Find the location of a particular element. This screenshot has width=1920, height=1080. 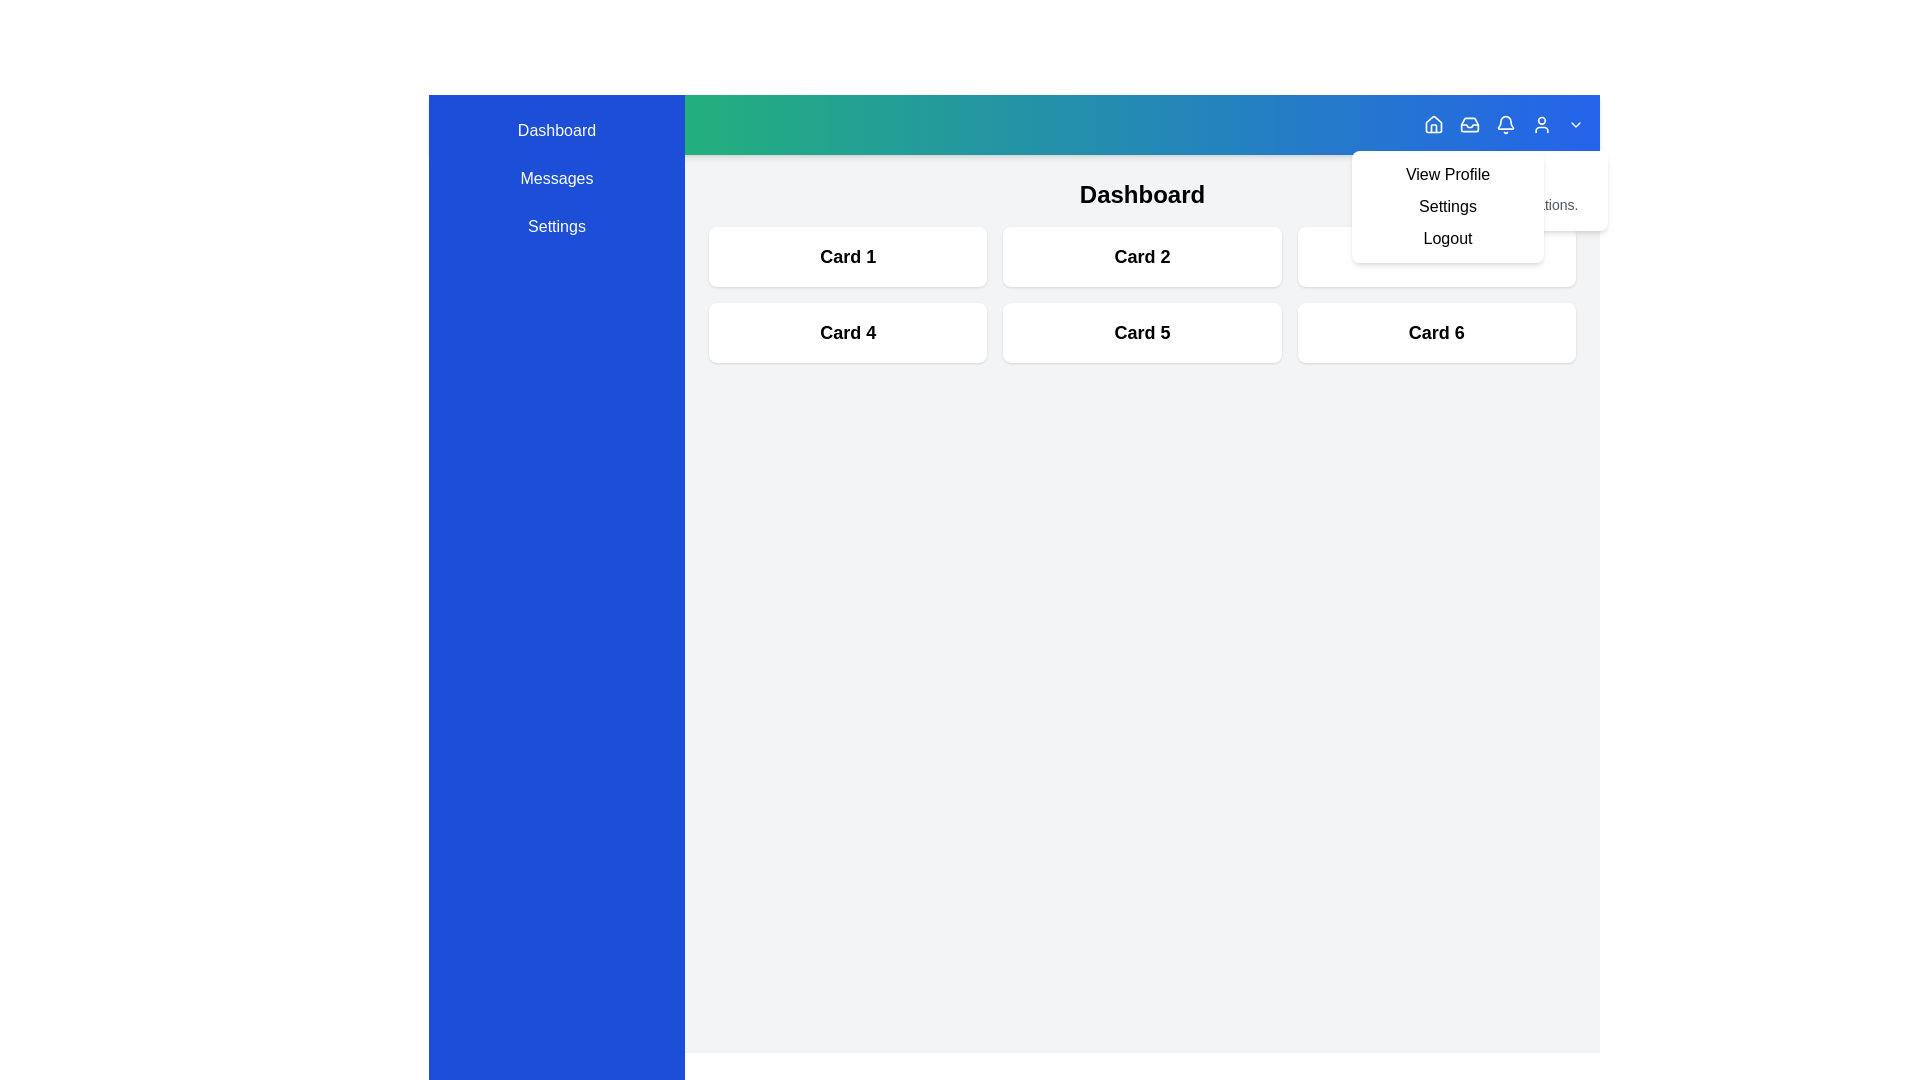

message displayed as 'You have 3 new notifications.' which is the second textual item within the notifications panel located in the top-right corner of the interface is located at coordinates (1488, 204).